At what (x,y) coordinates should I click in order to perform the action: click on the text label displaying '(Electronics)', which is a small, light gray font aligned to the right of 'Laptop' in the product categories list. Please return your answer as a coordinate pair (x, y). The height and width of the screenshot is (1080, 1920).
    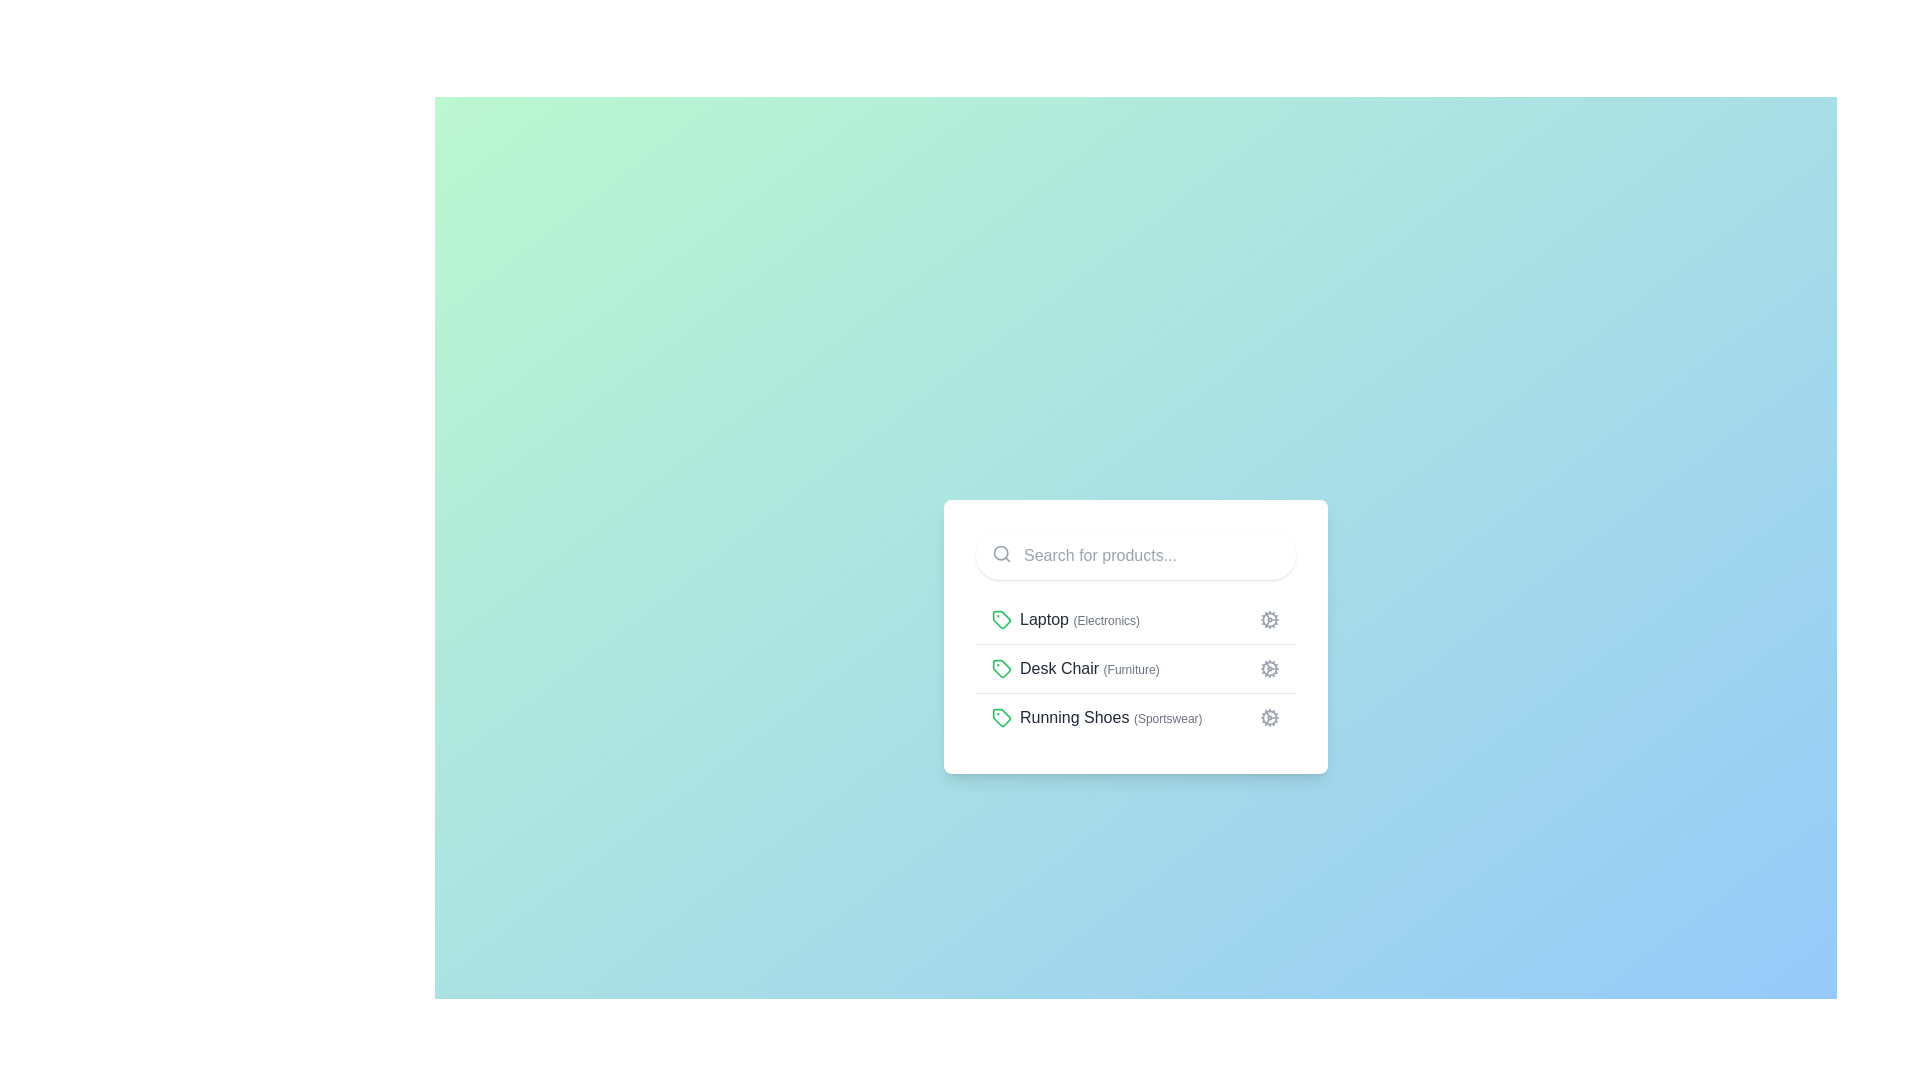
    Looking at the image, I should click on (1105, 620).